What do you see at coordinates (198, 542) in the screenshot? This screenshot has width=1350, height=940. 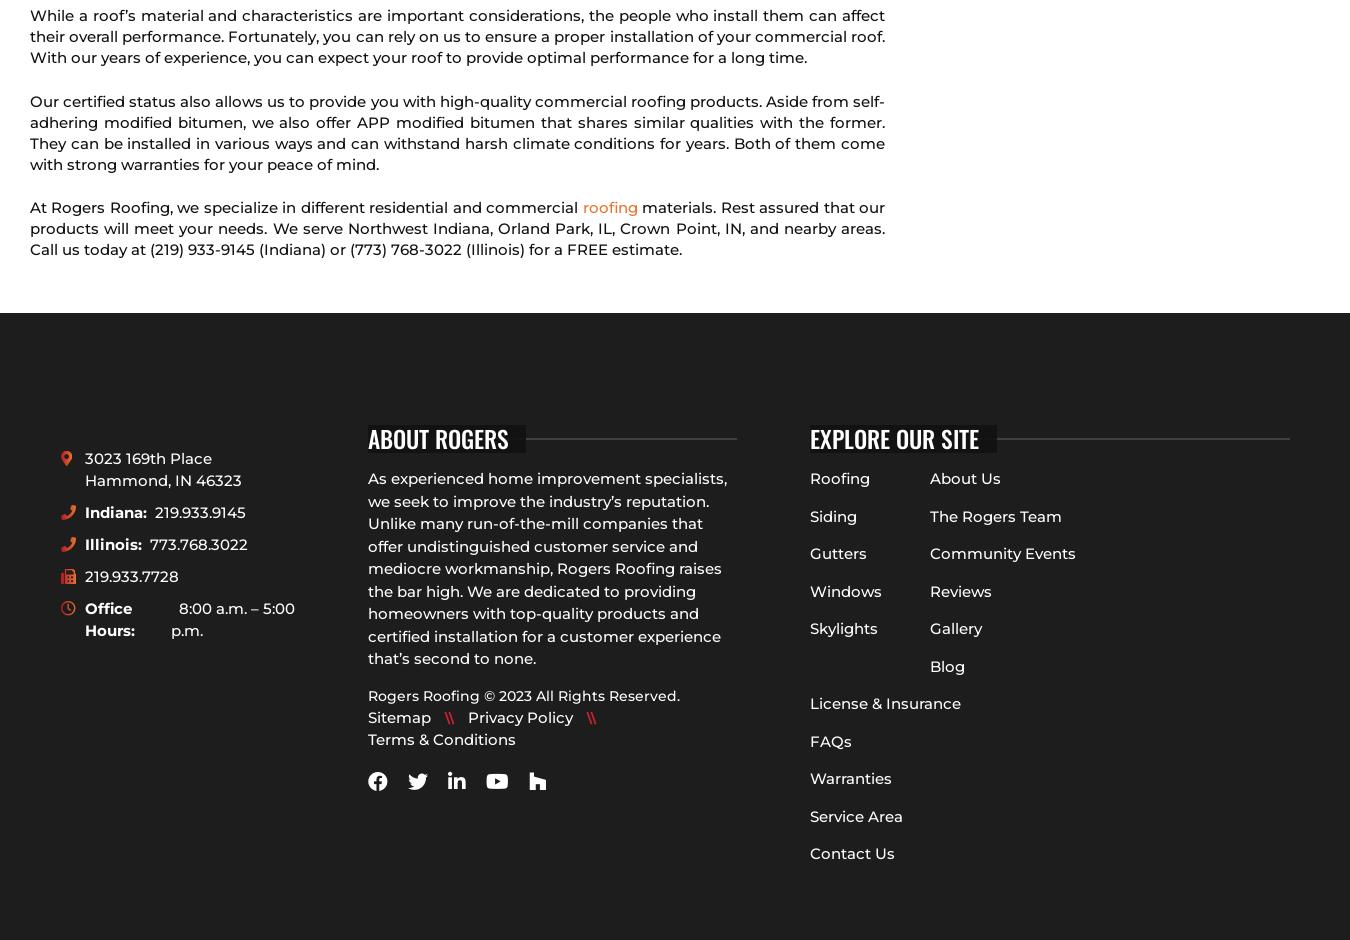 I see `'773.768.3022'` at bounding box center [198, 542].